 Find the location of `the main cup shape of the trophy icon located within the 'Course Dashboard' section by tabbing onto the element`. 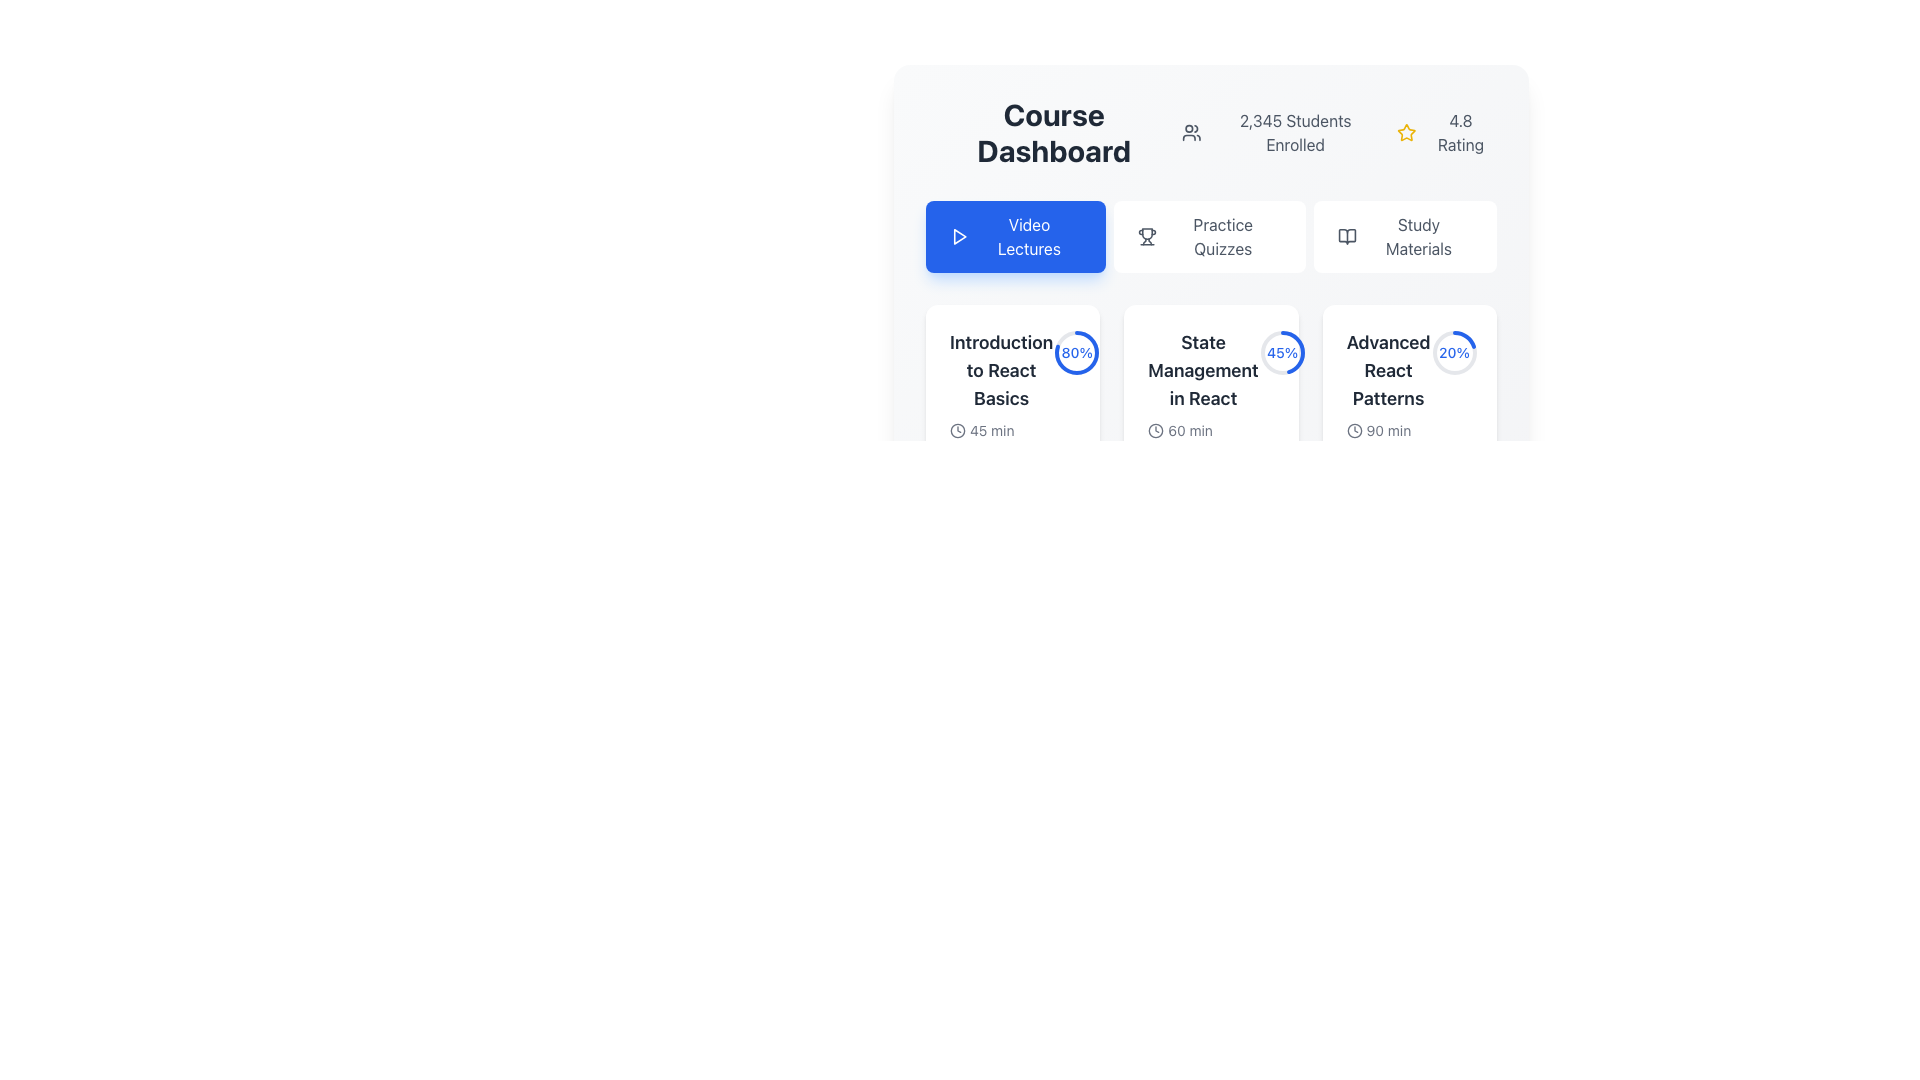

the main cup shape of the trophy icon located within the 'Course Dashboard' section by tabbing onto the element is located at coordinates (1147, 233).